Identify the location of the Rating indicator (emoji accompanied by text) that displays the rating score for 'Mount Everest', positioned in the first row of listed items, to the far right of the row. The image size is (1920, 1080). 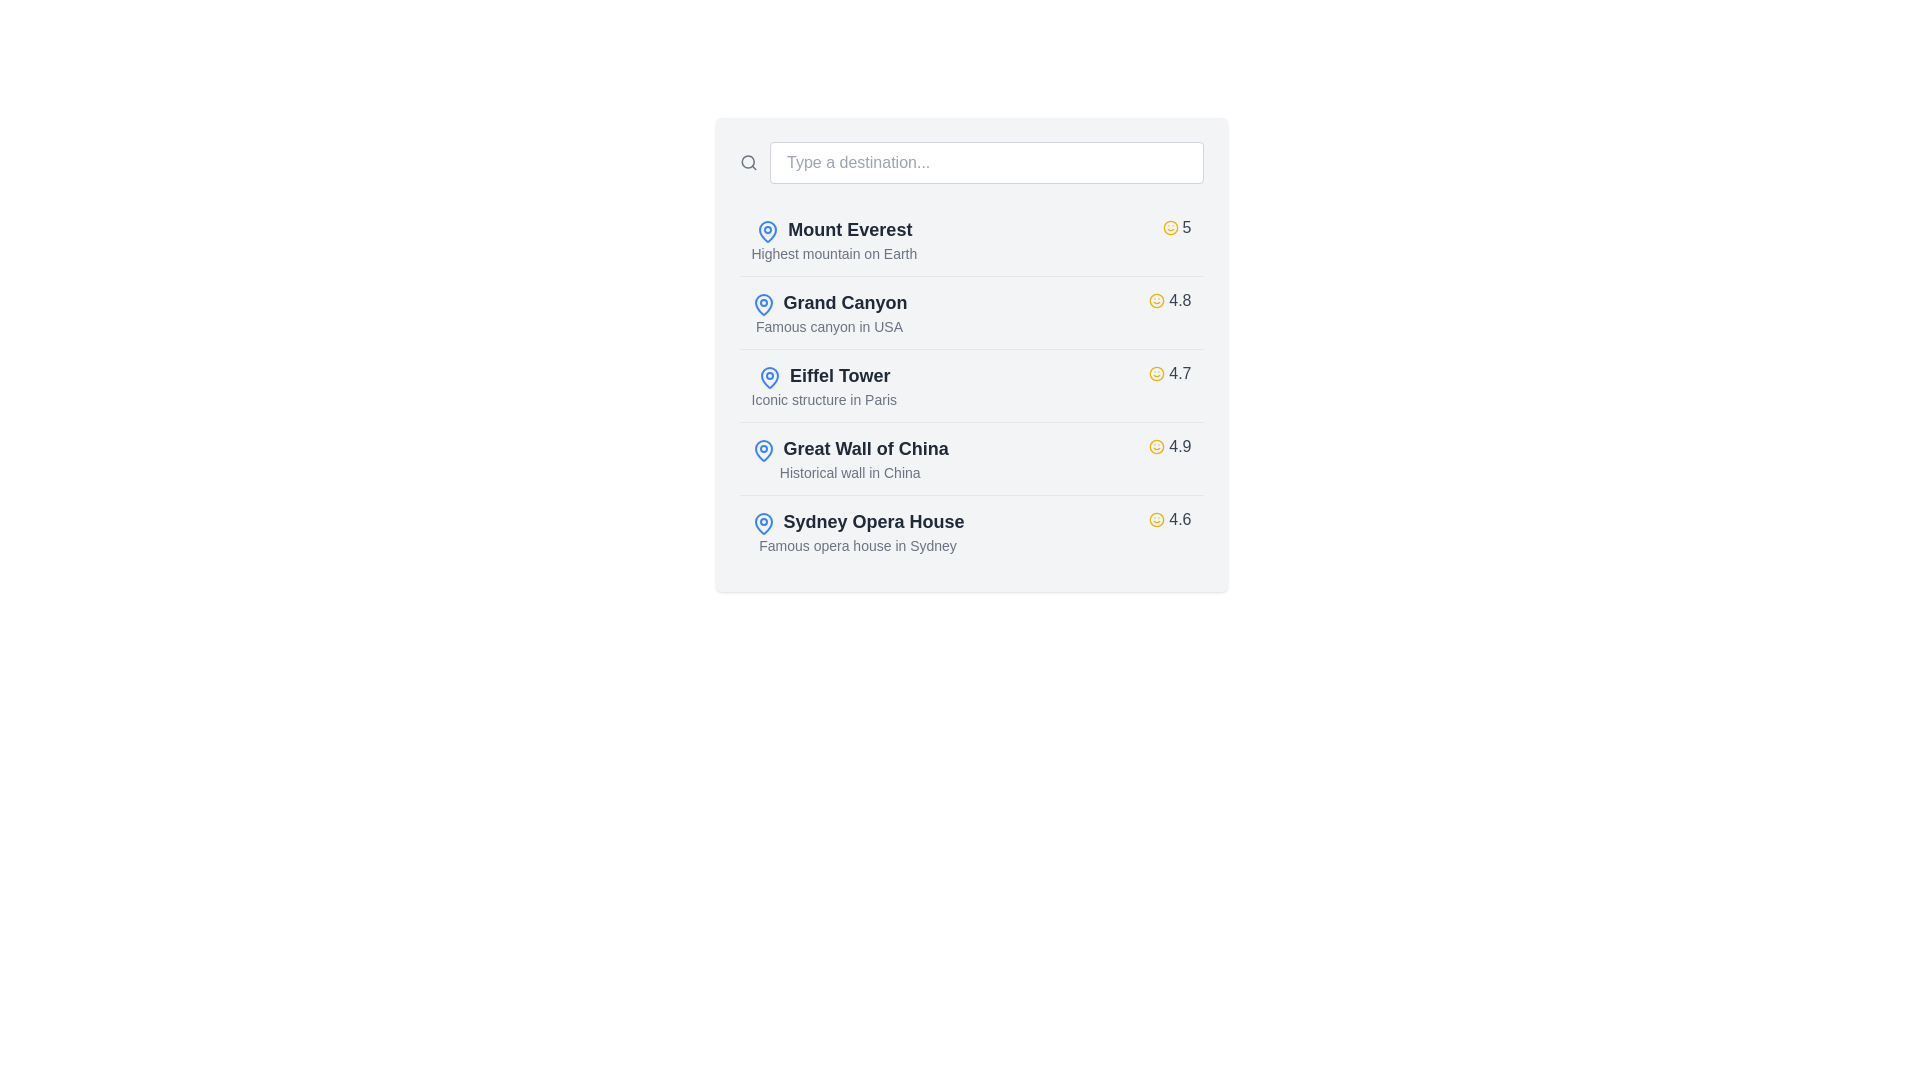
(1176, 226).